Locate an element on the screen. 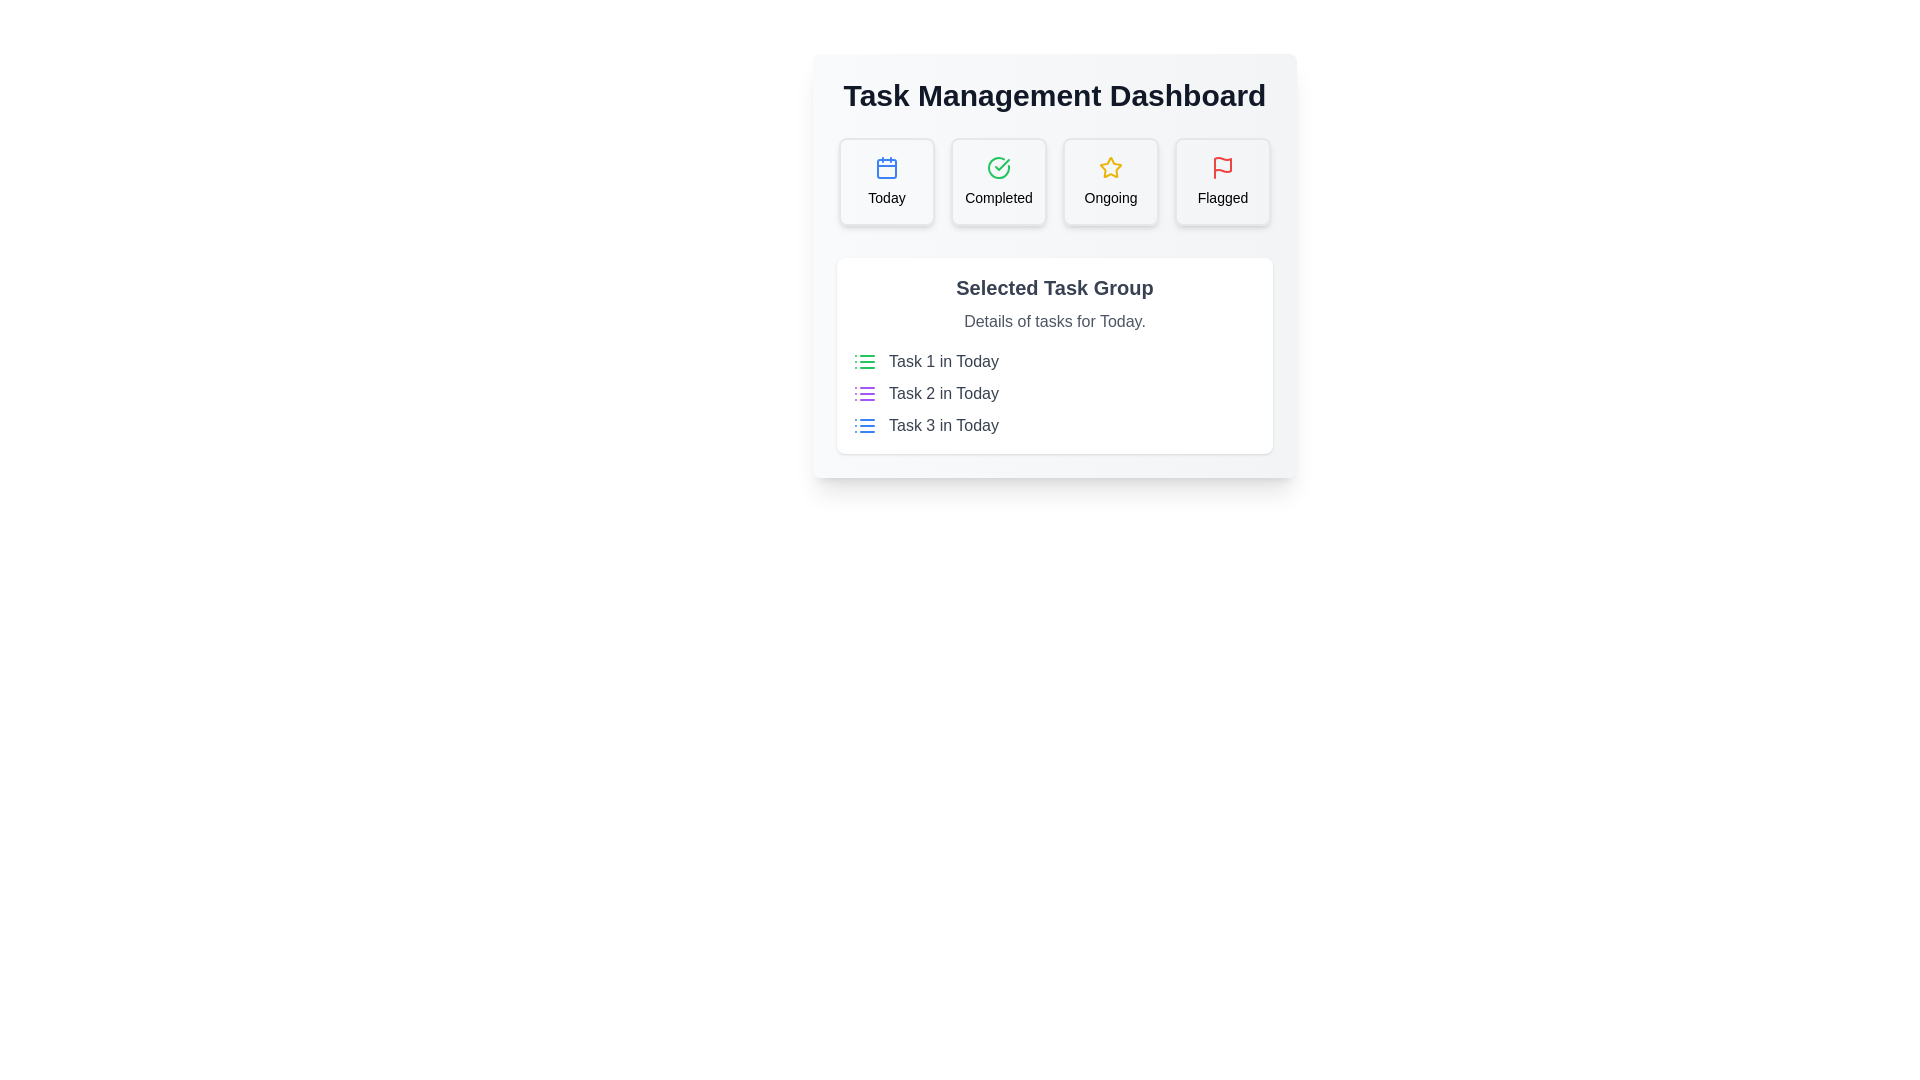 This screenshot has height=1080, width=1920. the static text component displaying 'Selected Task Group', which is styled in dark gray and serves as the title of the white card interface is located at coordinates (1054, 288).